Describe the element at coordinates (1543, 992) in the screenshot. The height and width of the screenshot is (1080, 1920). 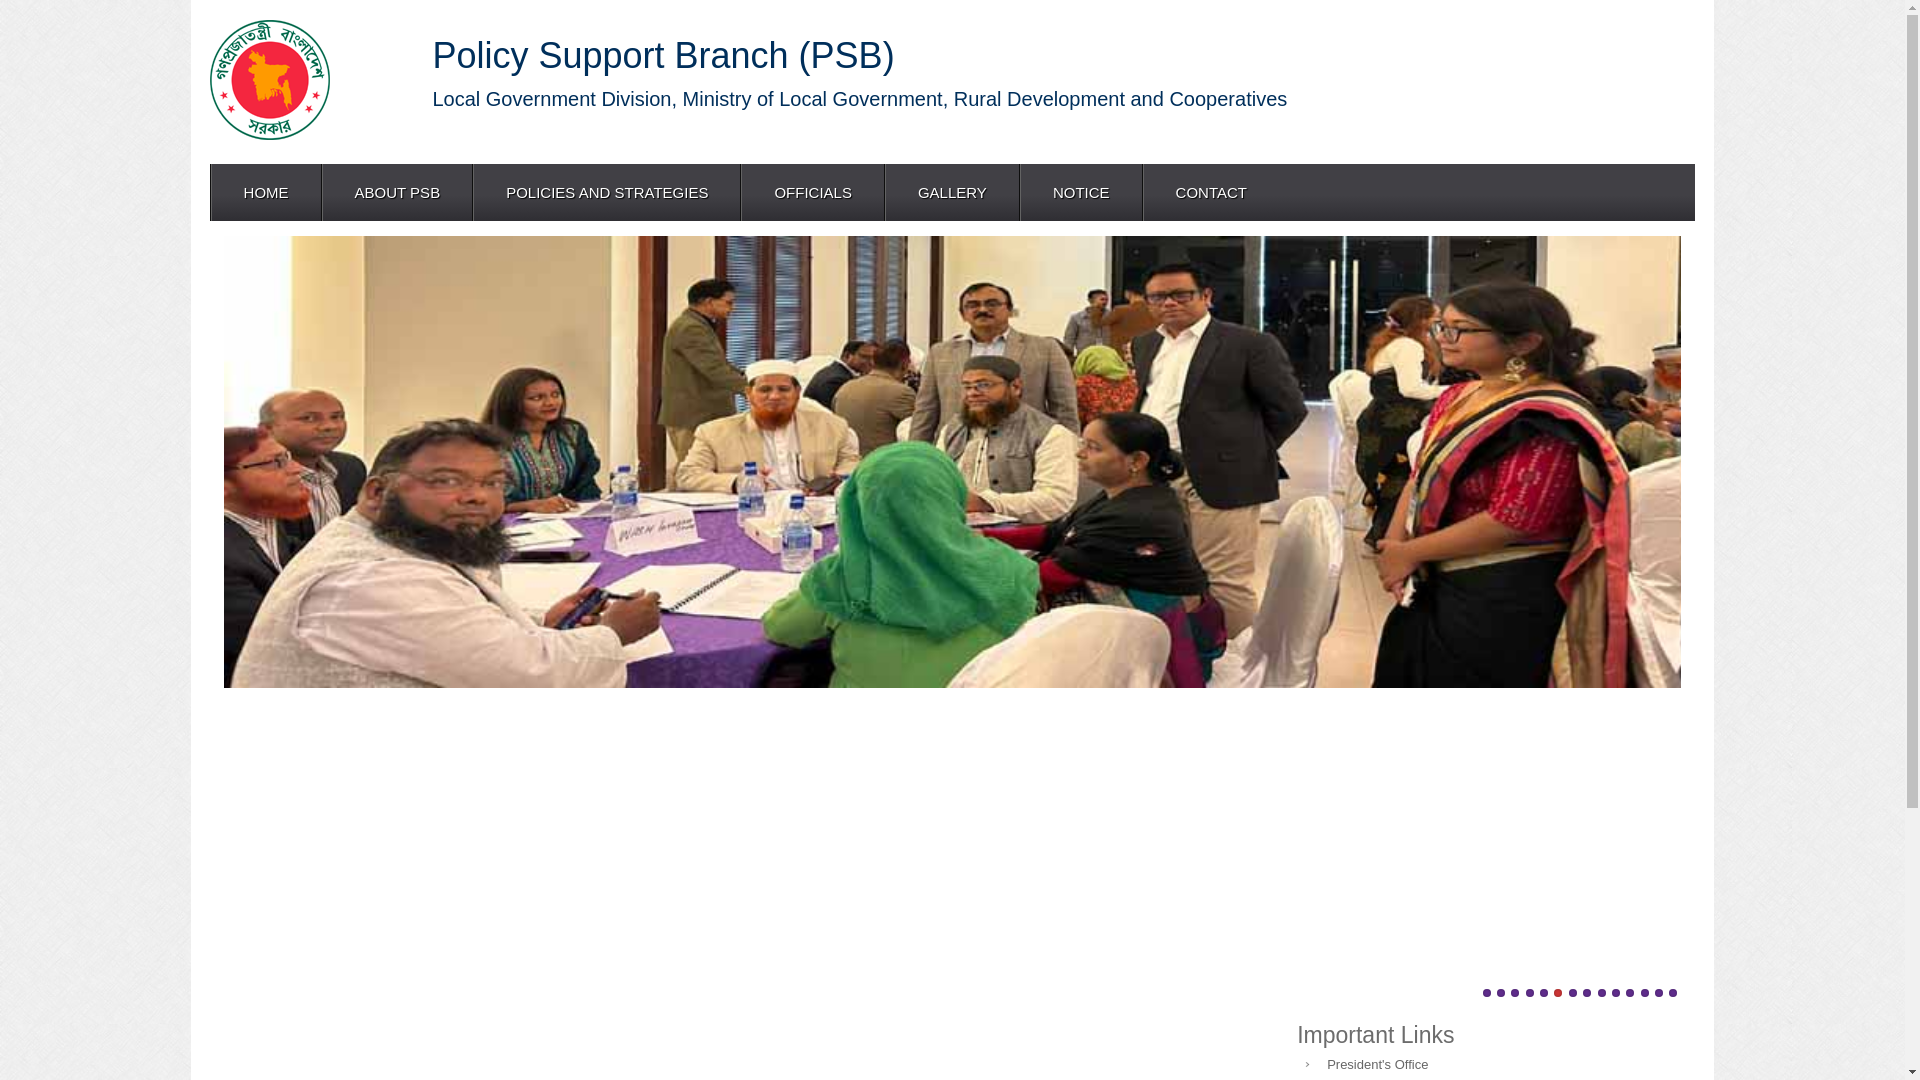
I see `'5'` at that location.